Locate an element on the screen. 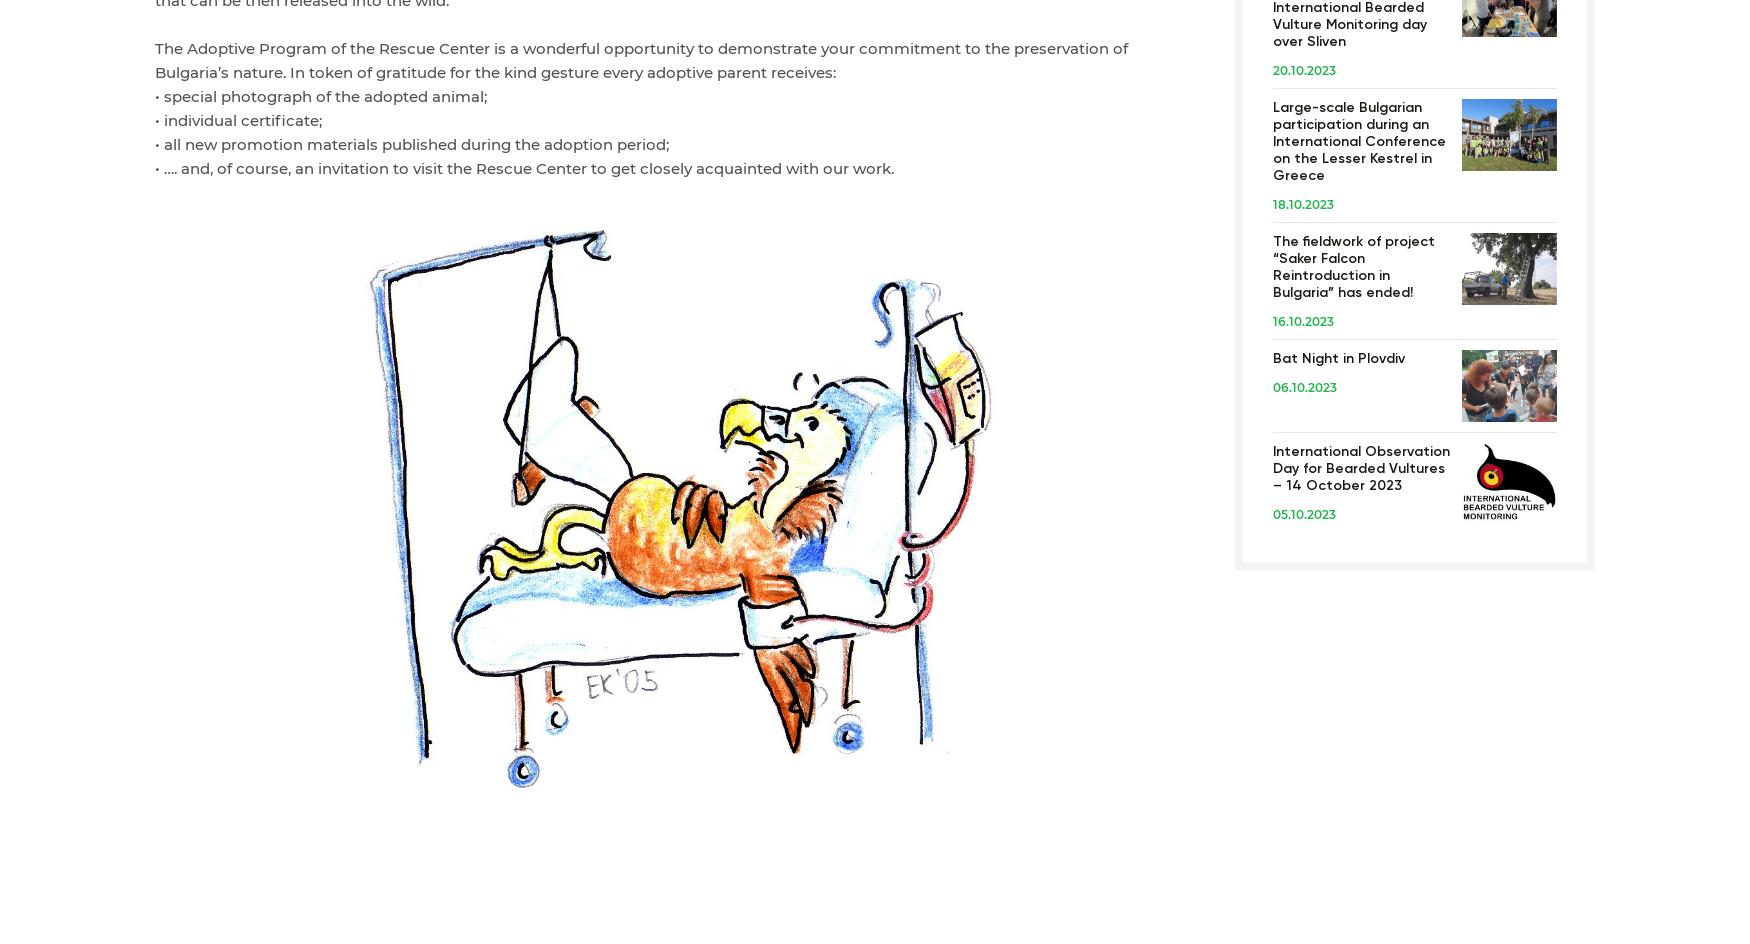 The width and height of the screenshot is (1750, 944). '• all new promotion materials published during the adoption period;' is located at coordinates (410, 144).